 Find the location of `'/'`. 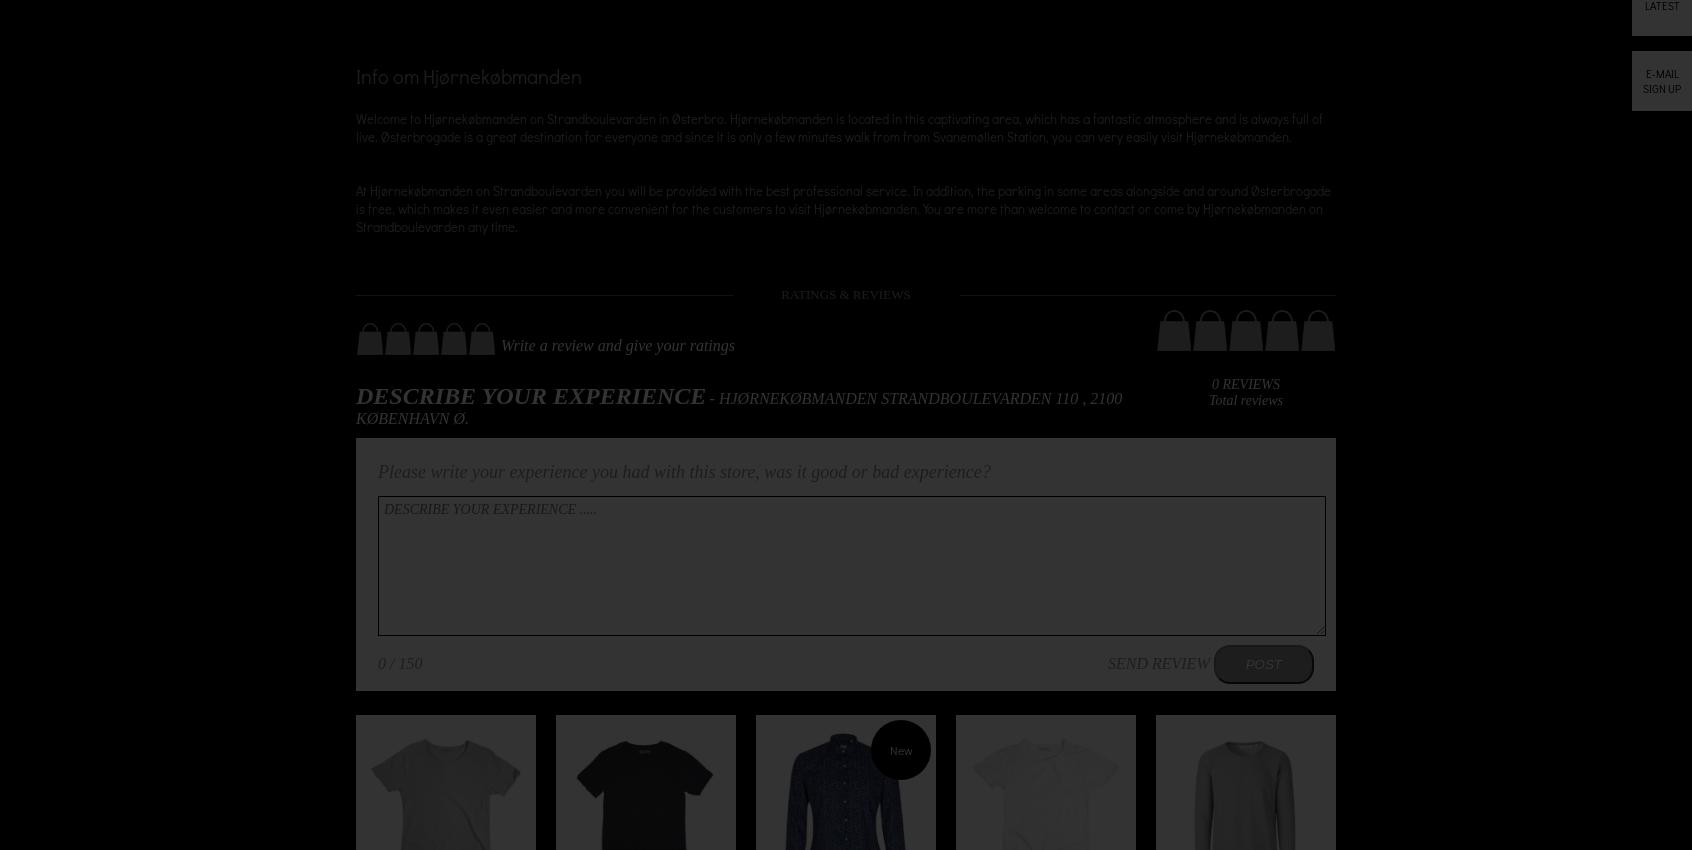

'/' is located at coordinates (385, 663).